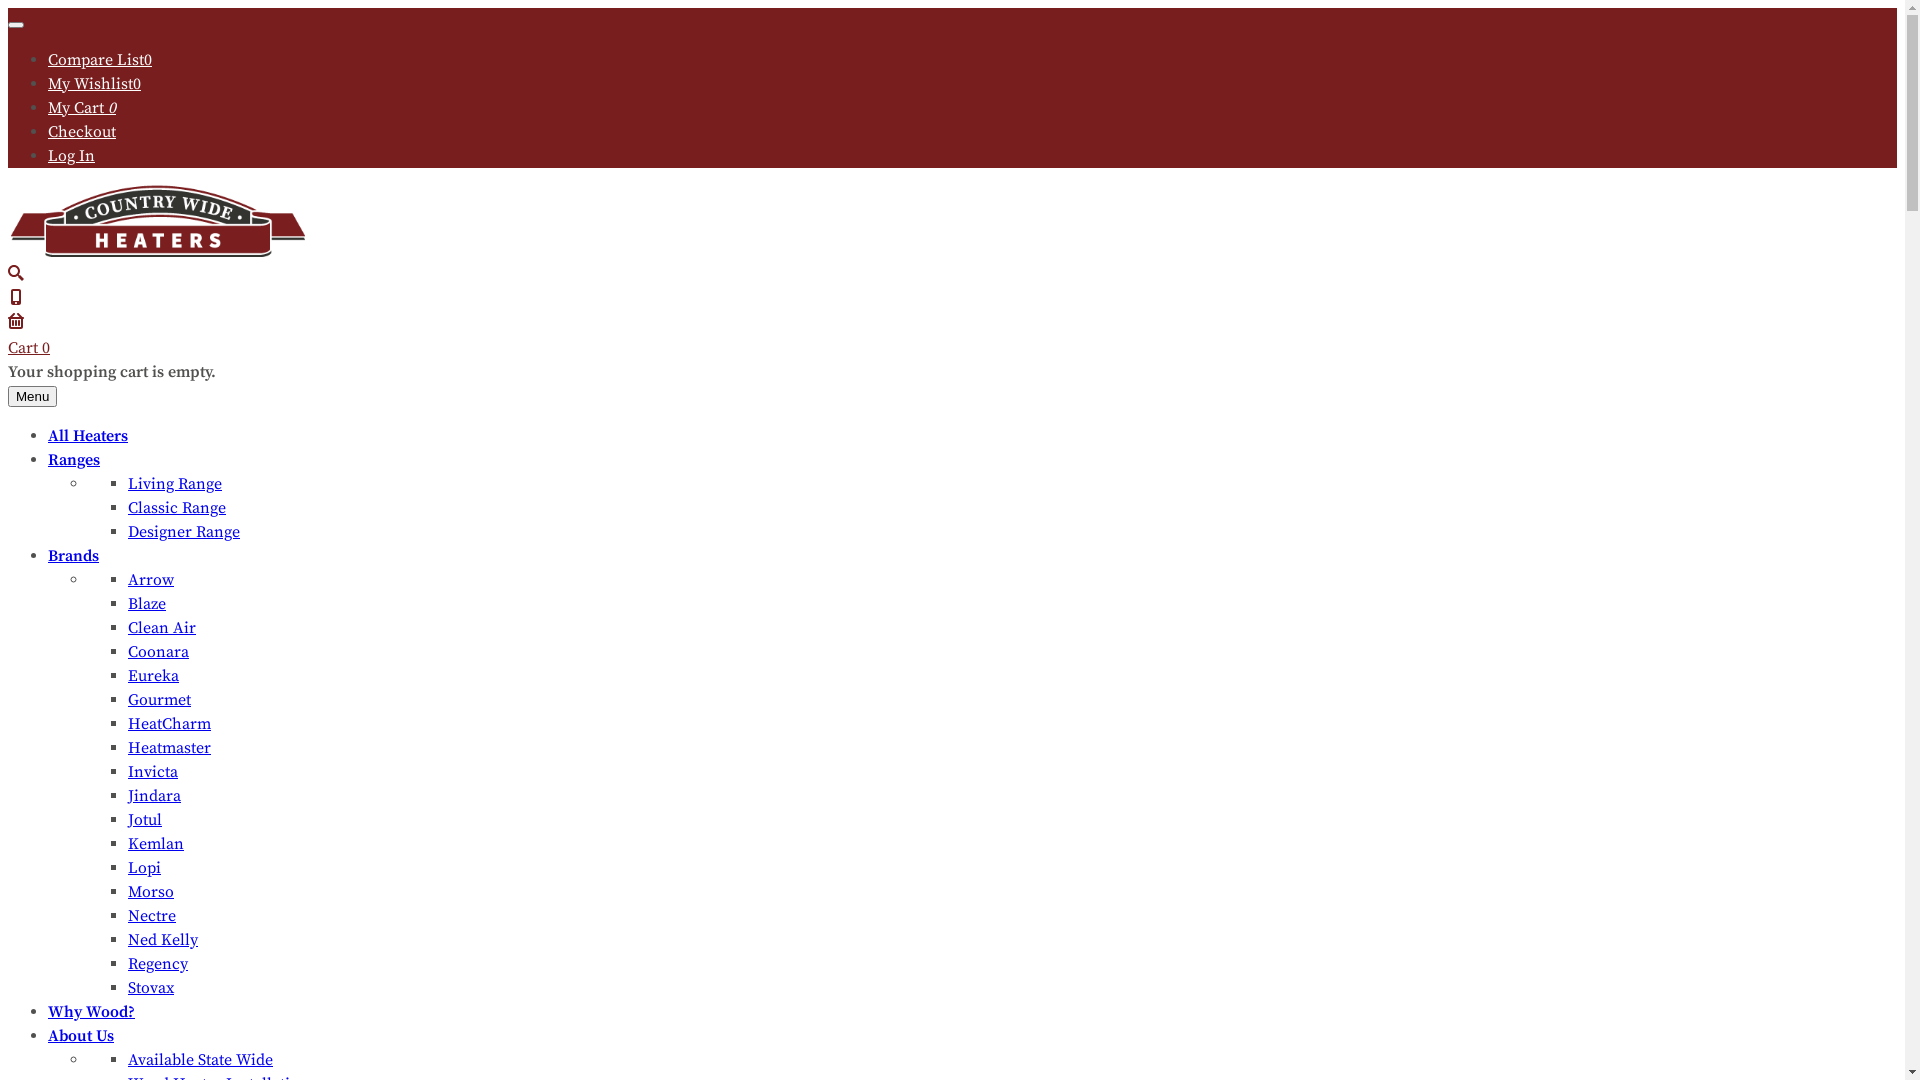  What do you see at coordinates (143, 866) in the screenshot?
I see `'Lopi'` at bounding box center [143, 866].